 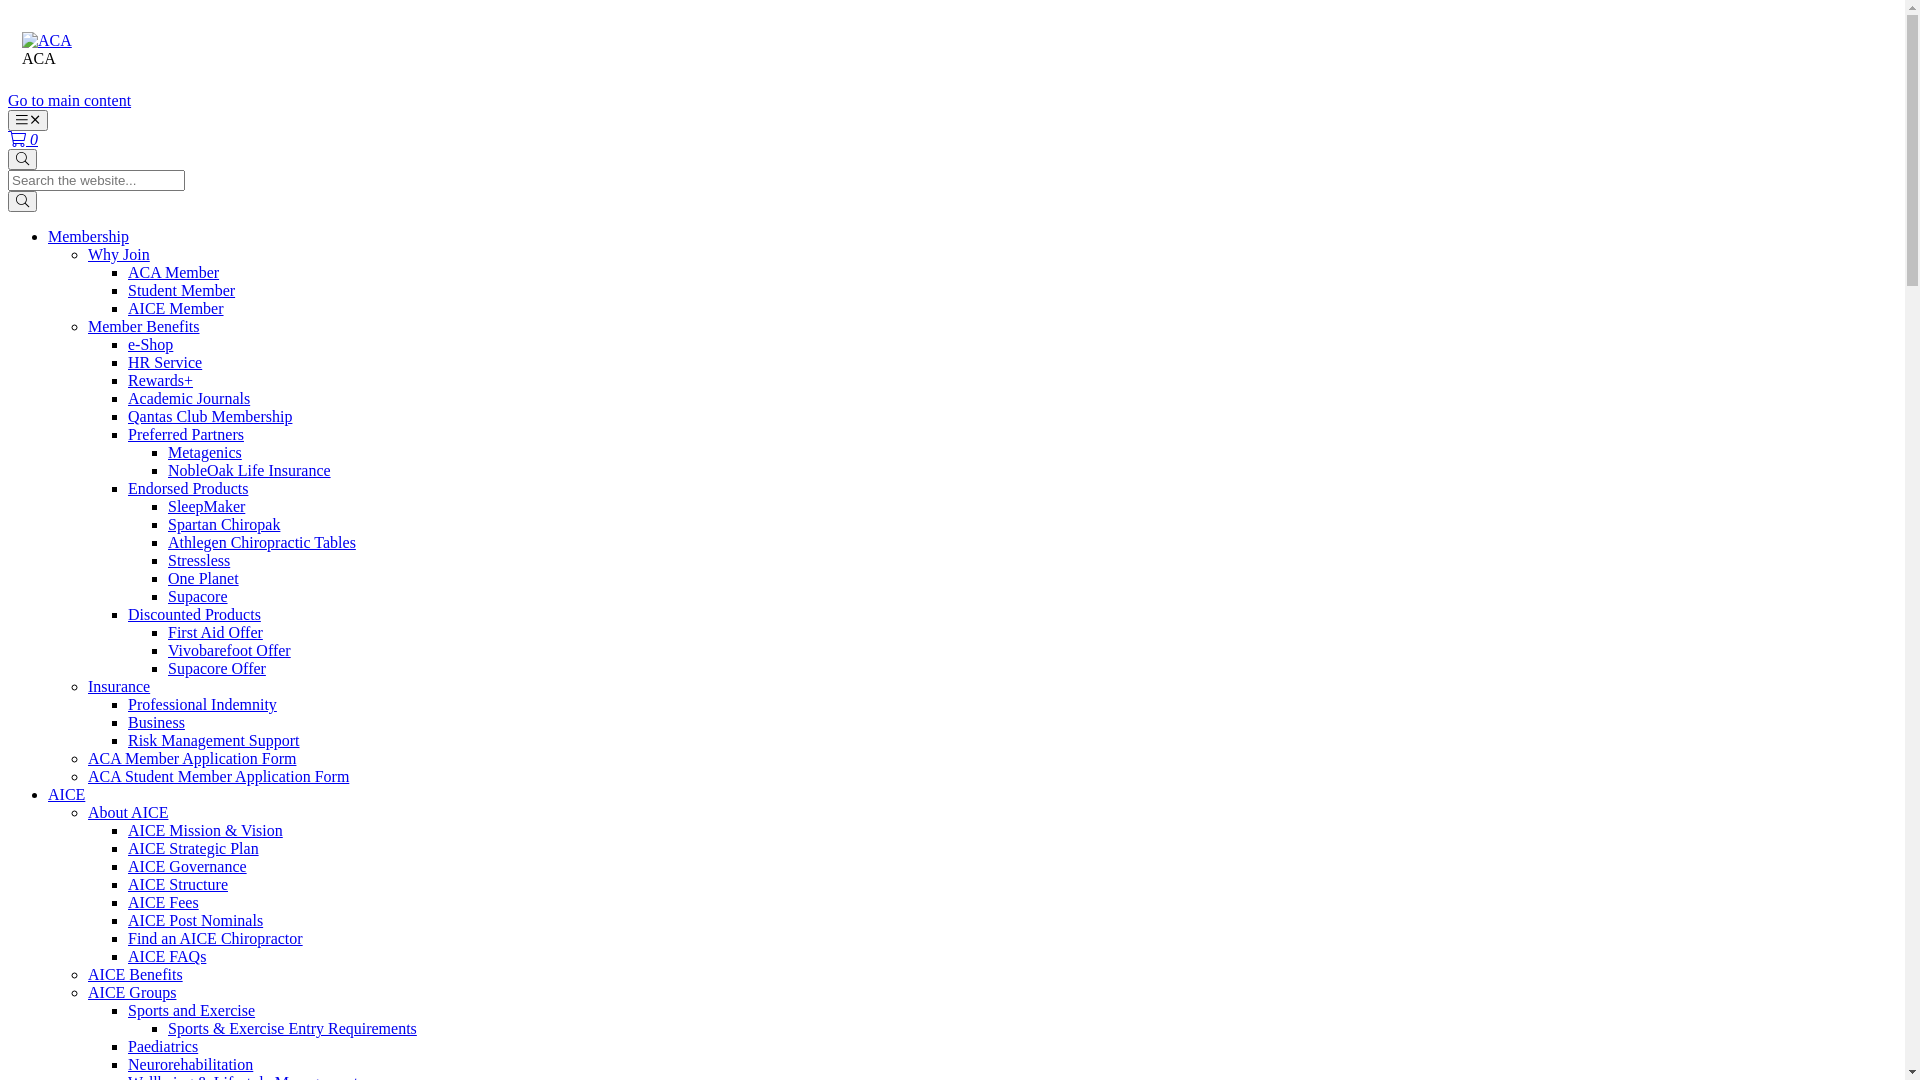 I want to click on 'Academic Journals', so click(x=188, y=398).